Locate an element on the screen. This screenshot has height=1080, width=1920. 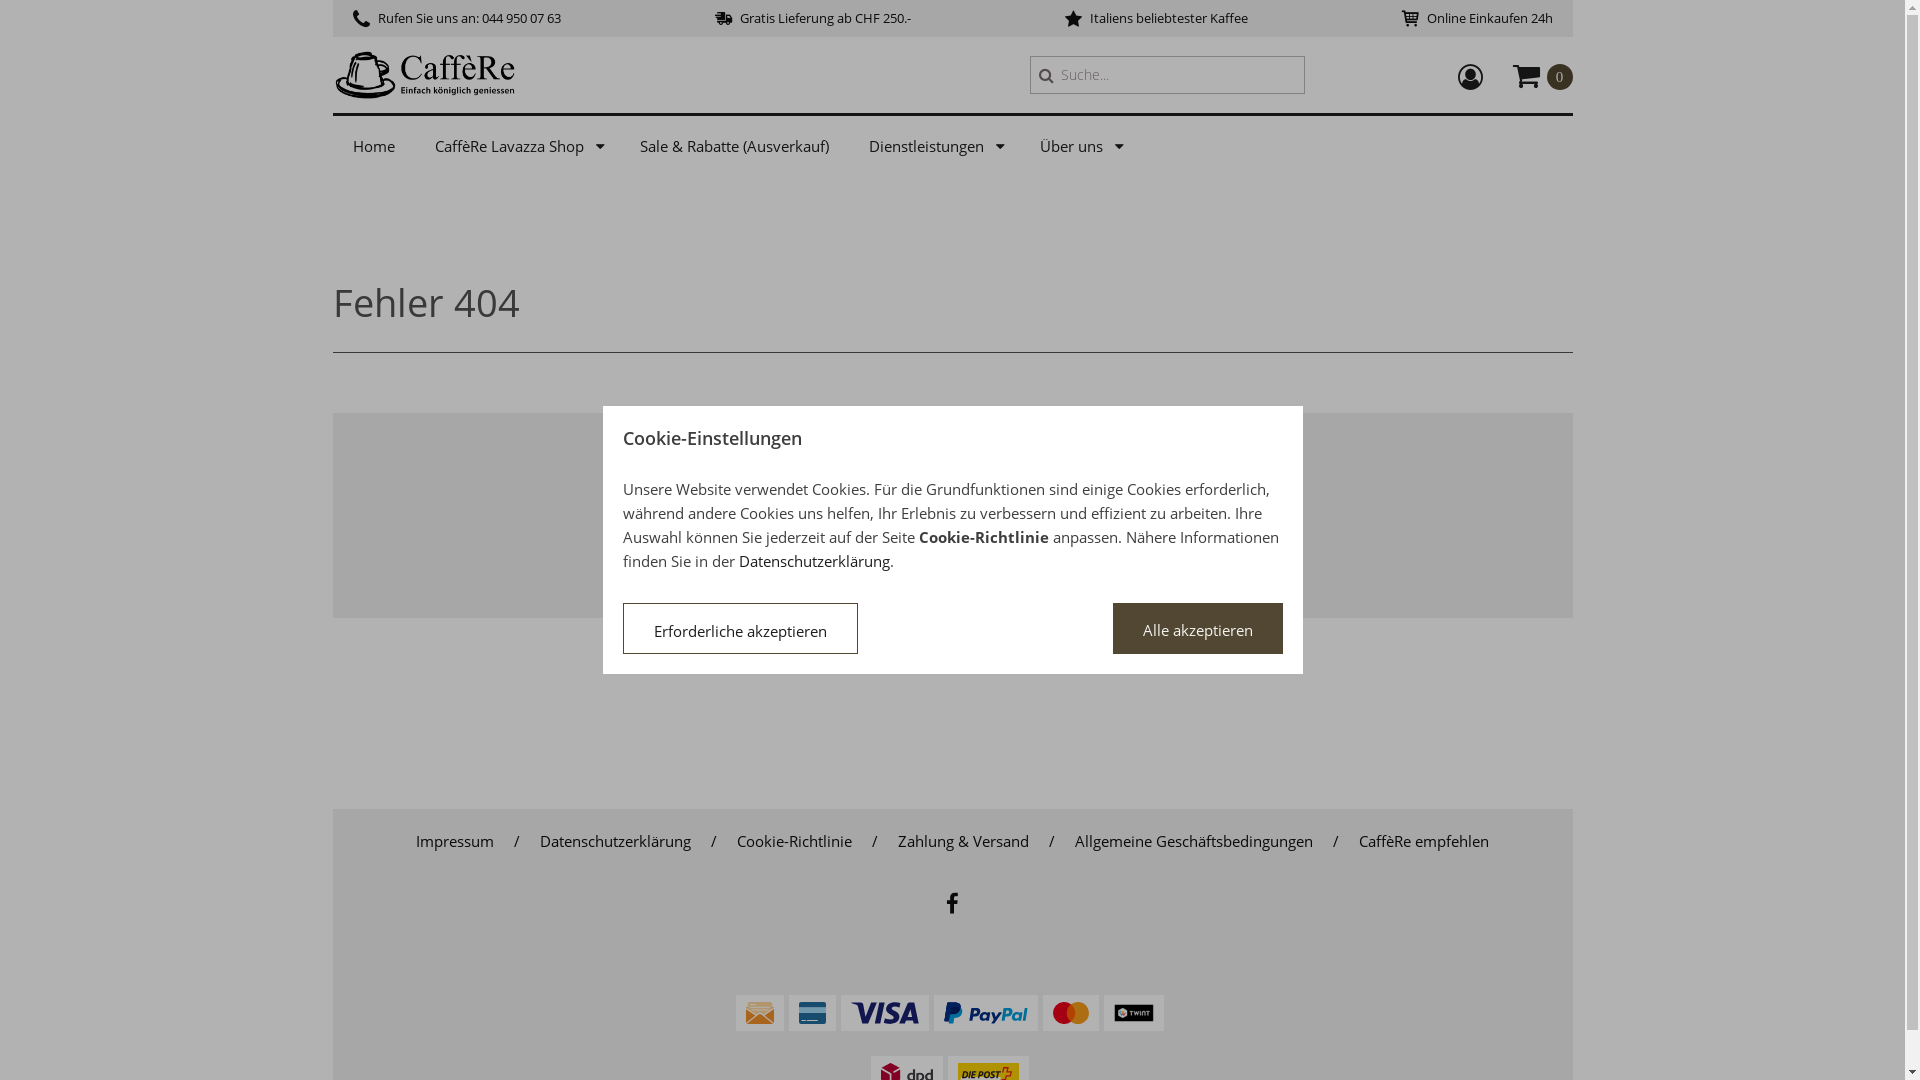
'Zahlung & Versand' is located at coordinates (963, 840).